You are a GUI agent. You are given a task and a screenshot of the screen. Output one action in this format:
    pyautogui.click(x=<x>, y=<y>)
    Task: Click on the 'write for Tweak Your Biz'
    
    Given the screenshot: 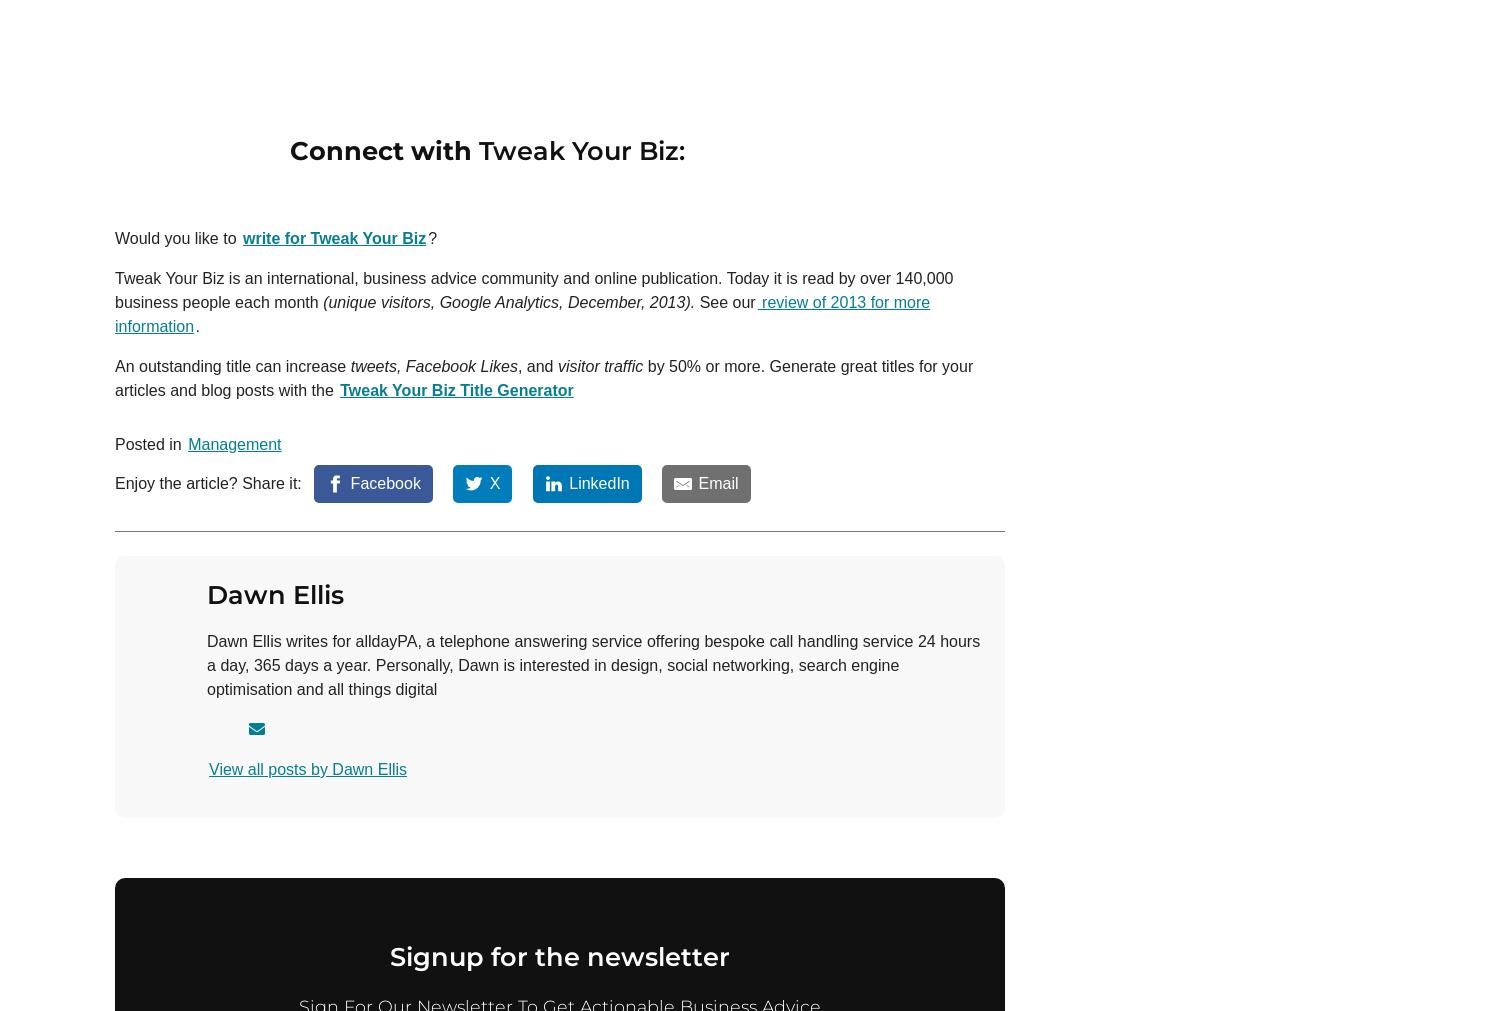 What is the action you would take?
    pyautogui.click(x=333, y=237)
    